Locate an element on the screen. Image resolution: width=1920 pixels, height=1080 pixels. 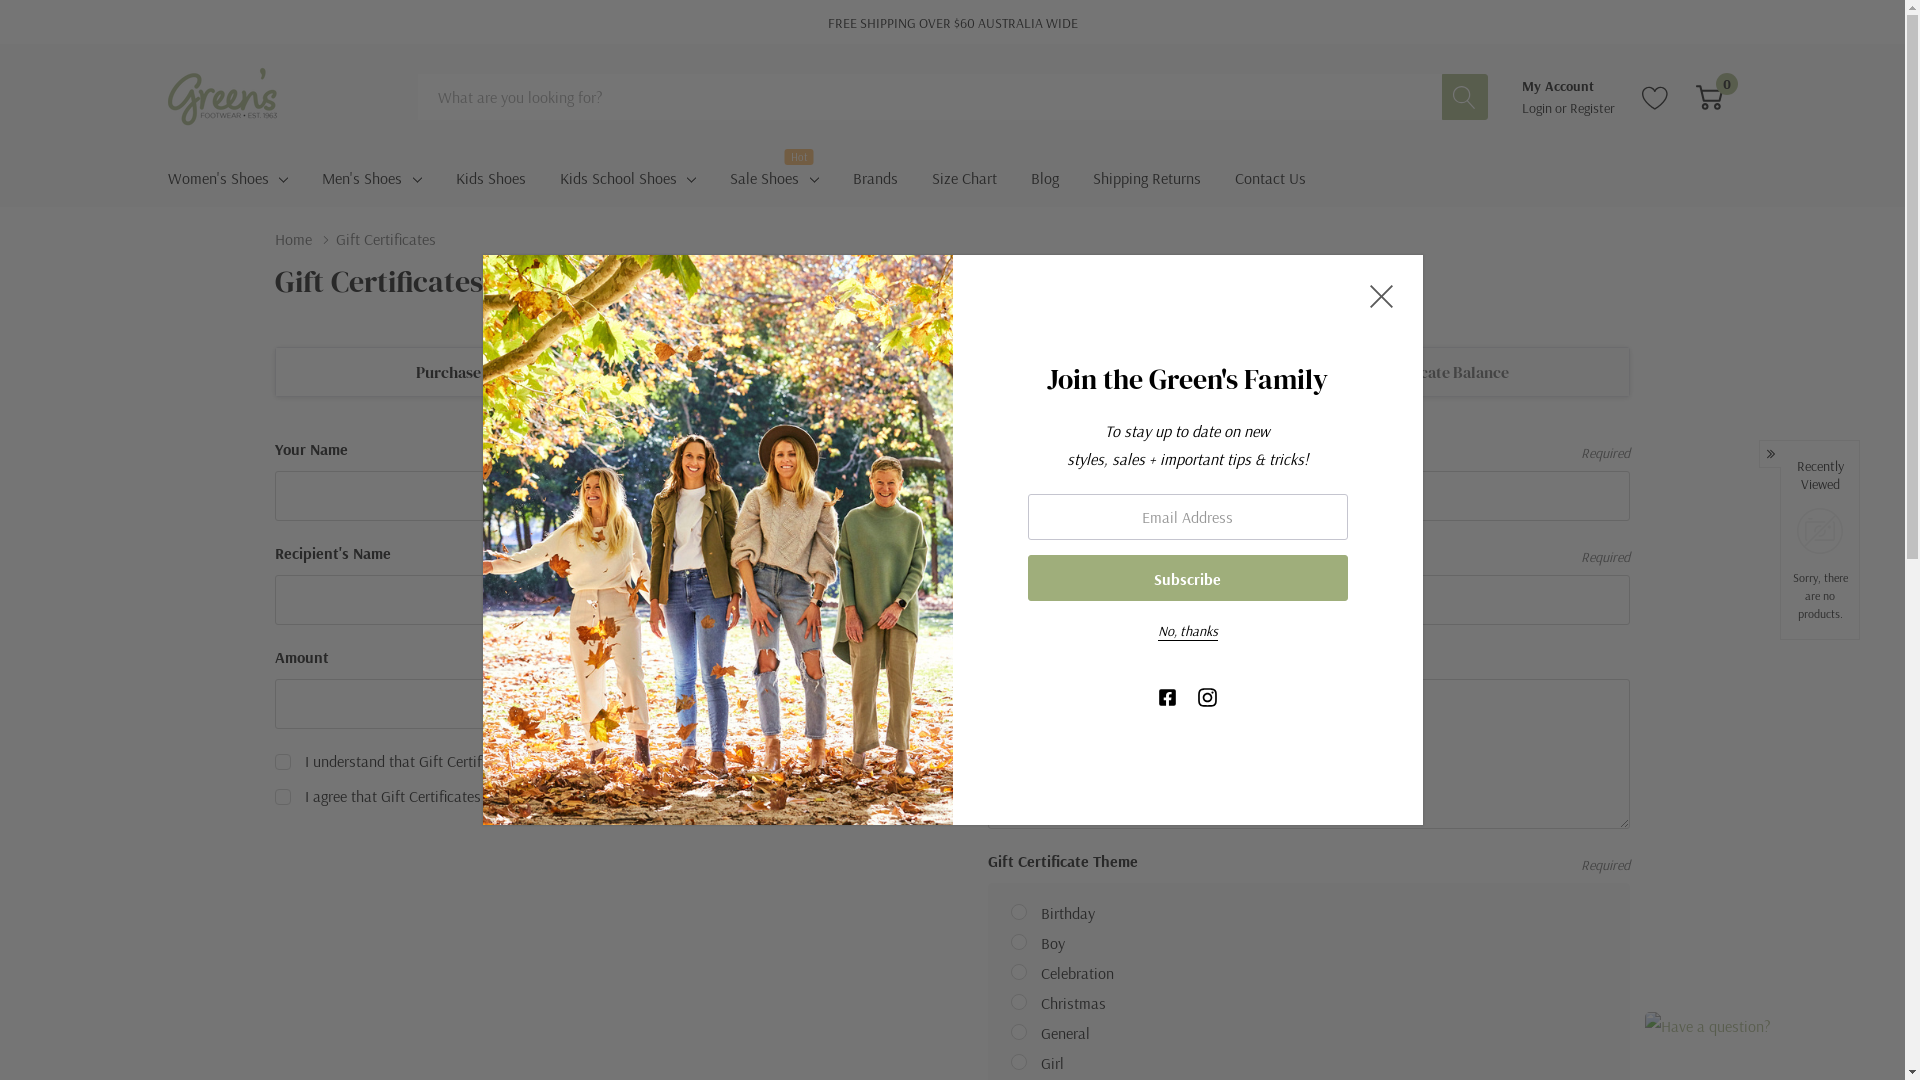
'Women'S Shoes' is located at coordinates (218, 176).